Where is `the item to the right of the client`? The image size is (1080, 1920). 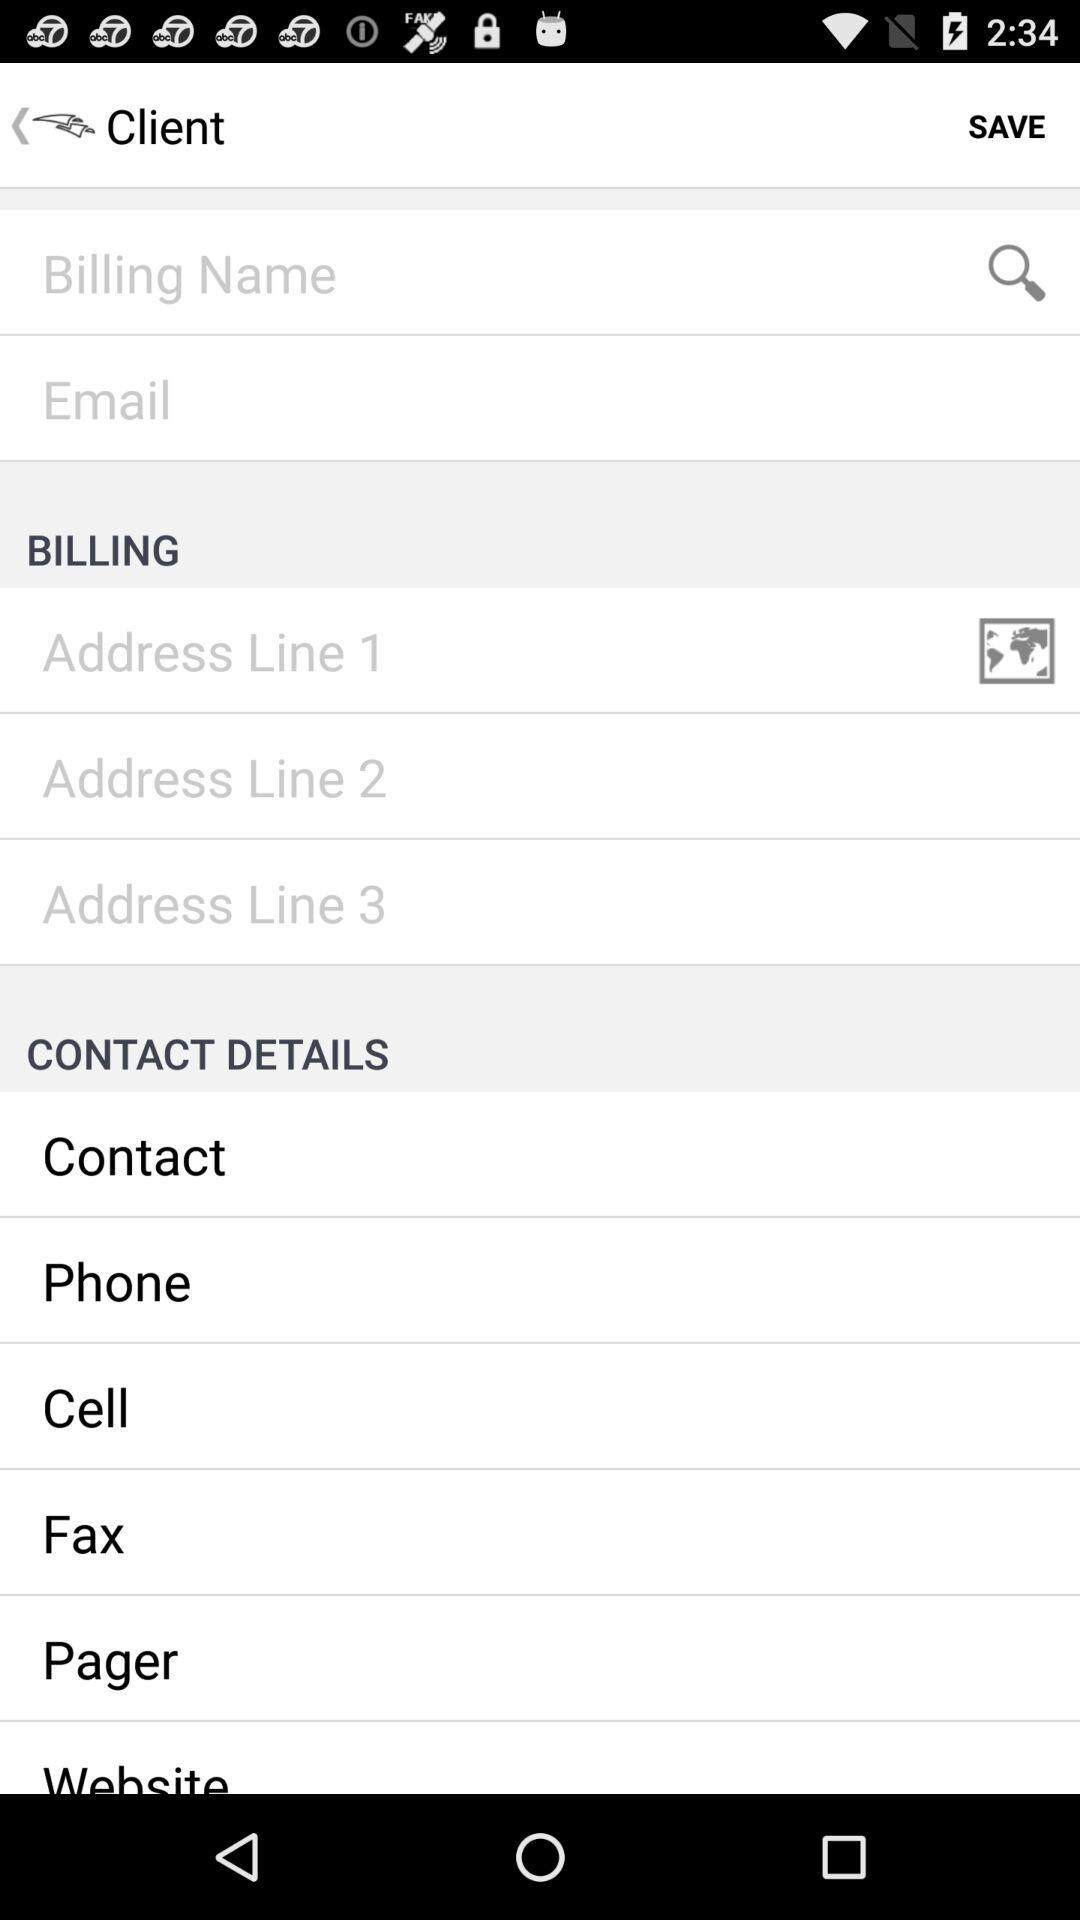
the item to the right of the client is located at coordinates (1006, 124).